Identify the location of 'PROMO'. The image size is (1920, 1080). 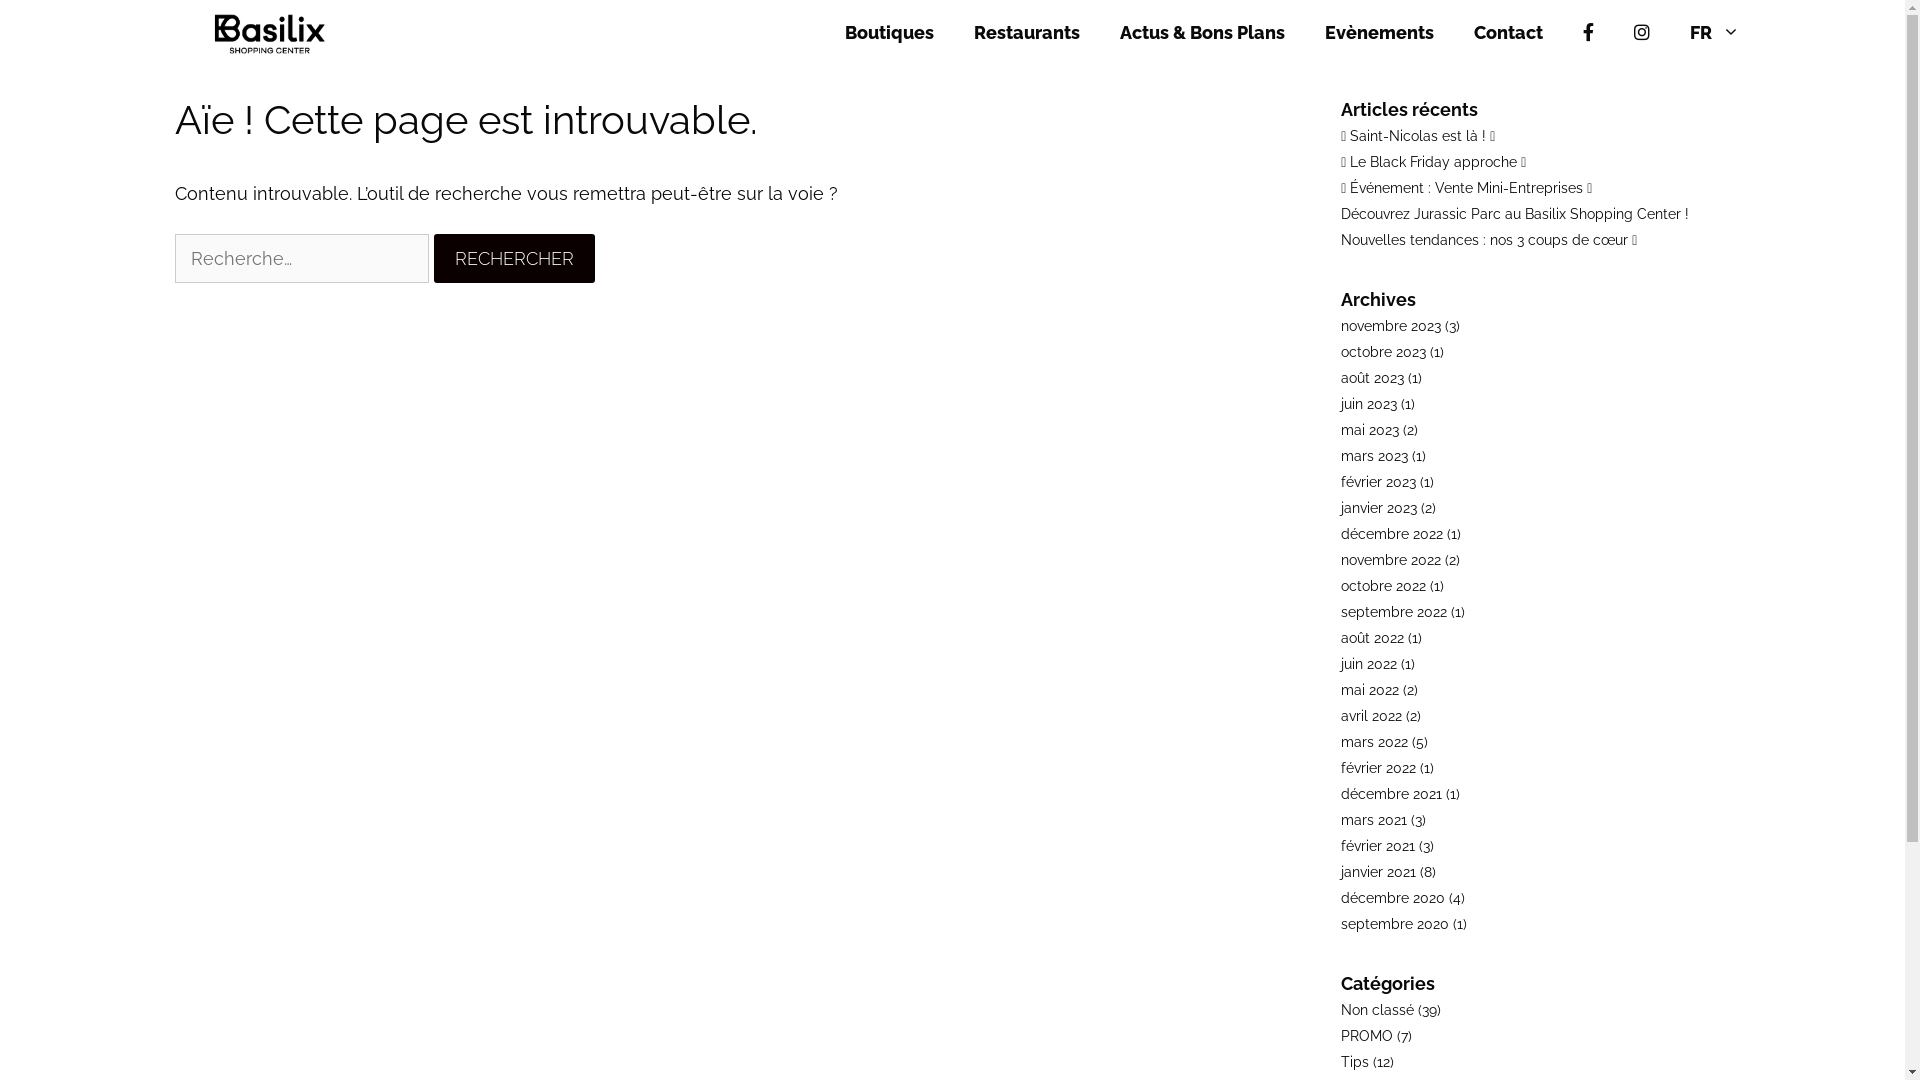
(1366, 1035).